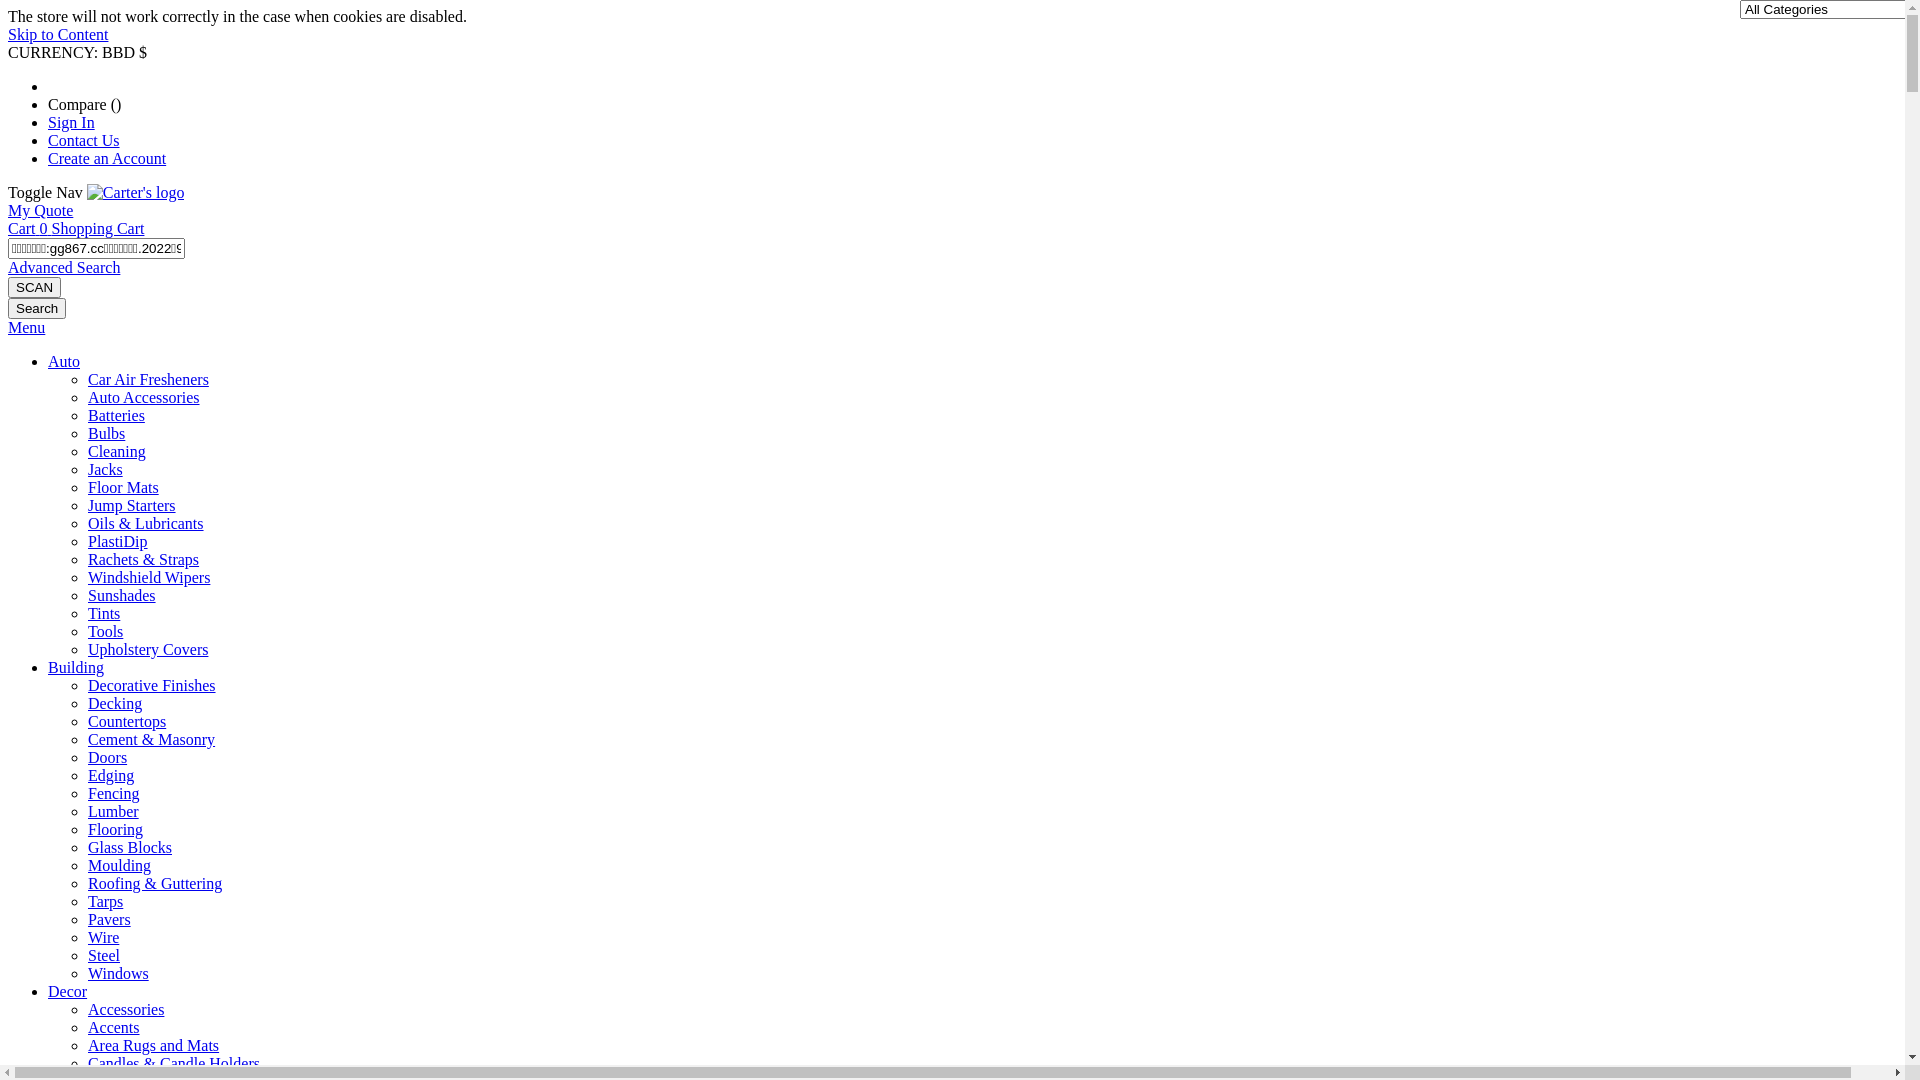  I want to click on 'Cart 0', so click(29, 227).